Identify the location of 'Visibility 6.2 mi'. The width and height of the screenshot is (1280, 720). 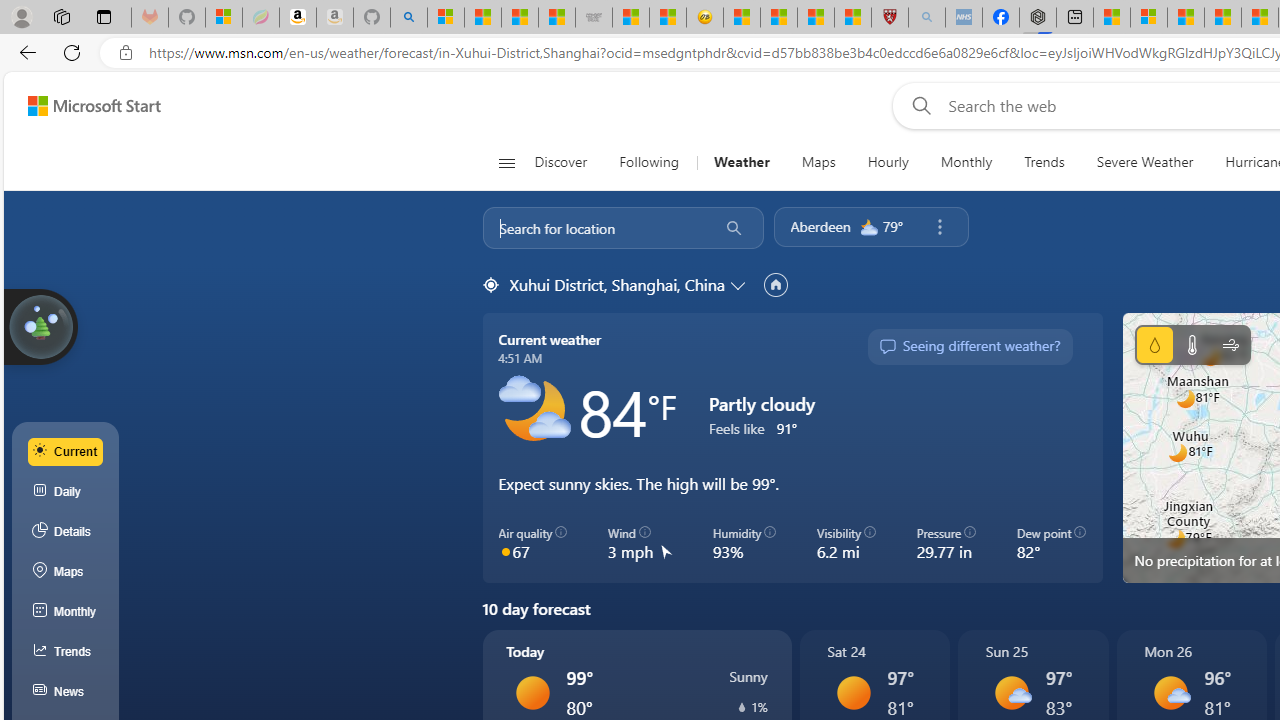
(846, 543).